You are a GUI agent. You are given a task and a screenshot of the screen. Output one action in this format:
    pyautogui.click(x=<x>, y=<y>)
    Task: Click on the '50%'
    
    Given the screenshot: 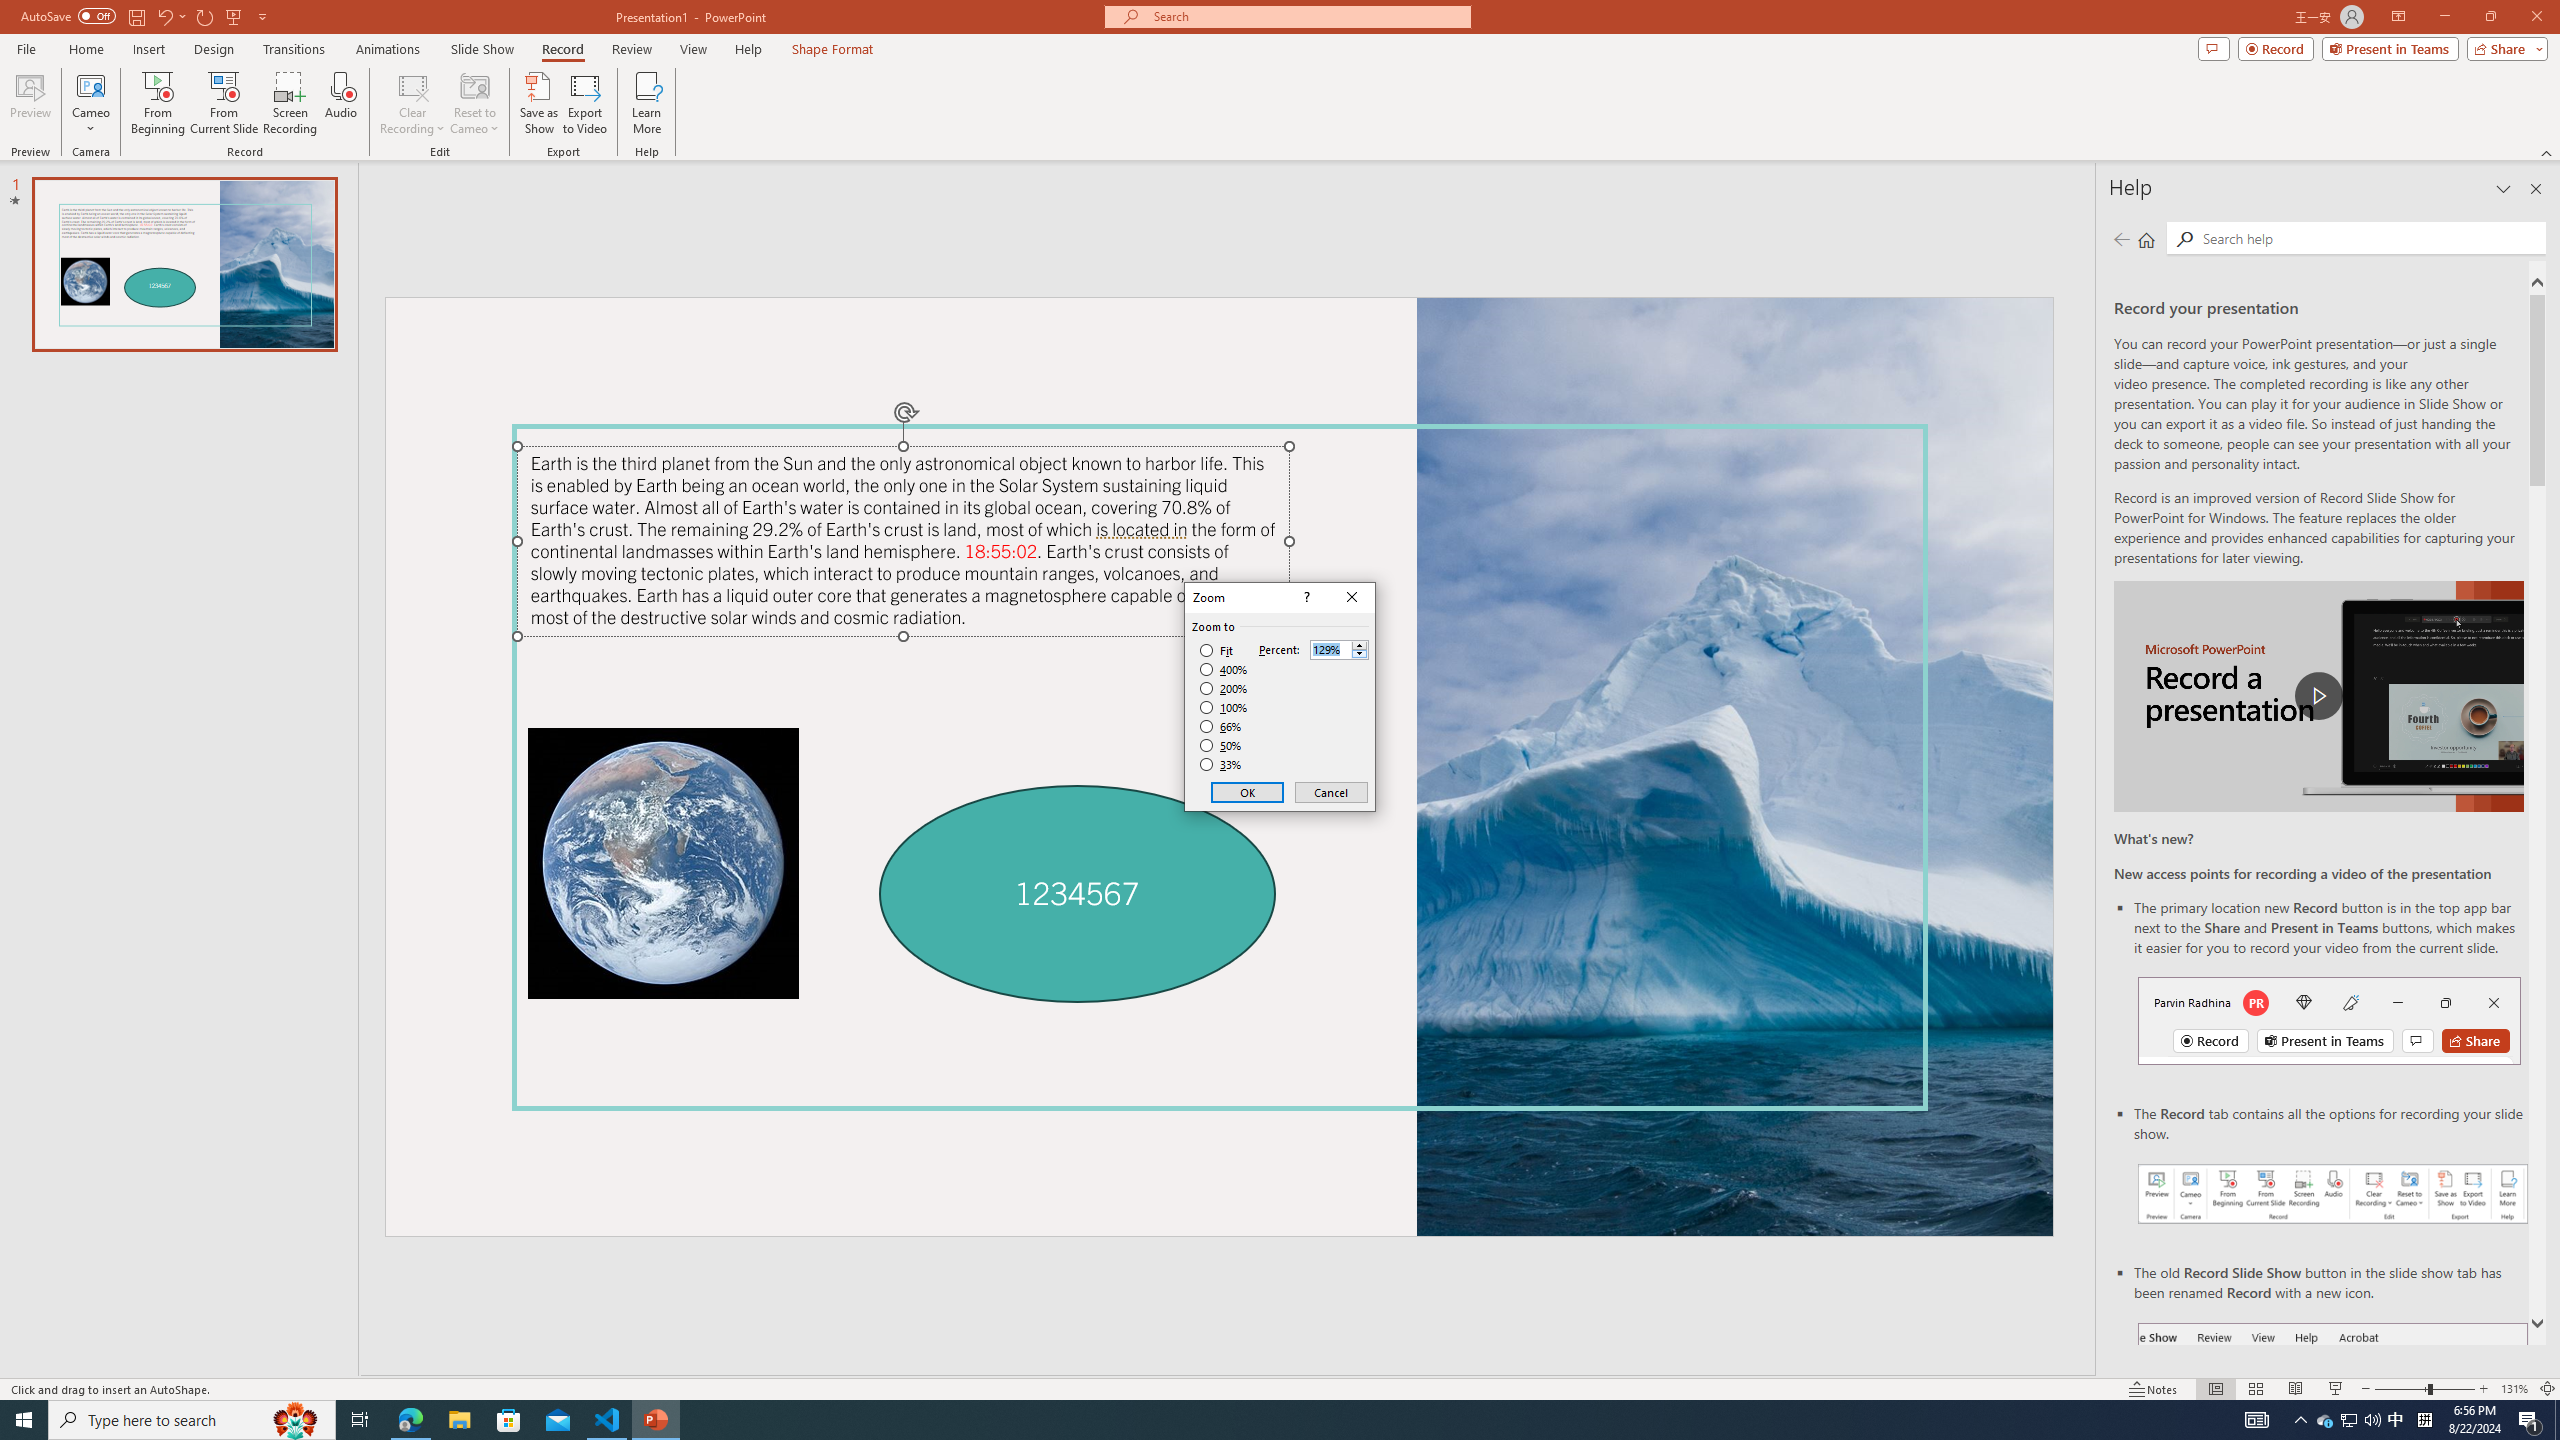 What is the action you would take?
    pyautogui.click(x=1222, y=744)
    